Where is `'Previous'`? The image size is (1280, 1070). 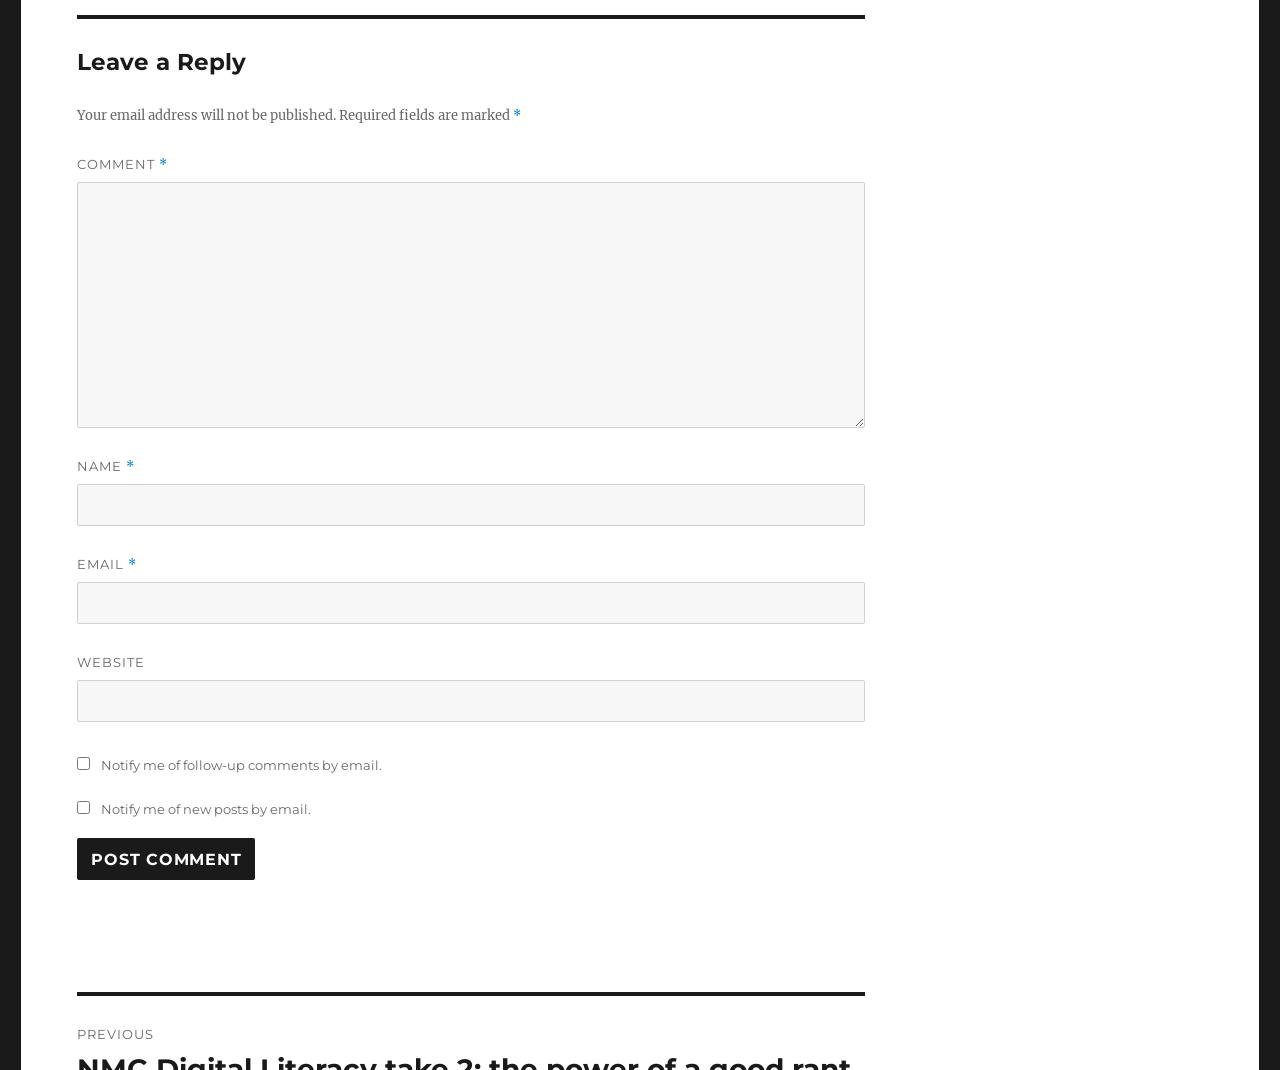 'Previous' is located at coordinates (114, 1034).